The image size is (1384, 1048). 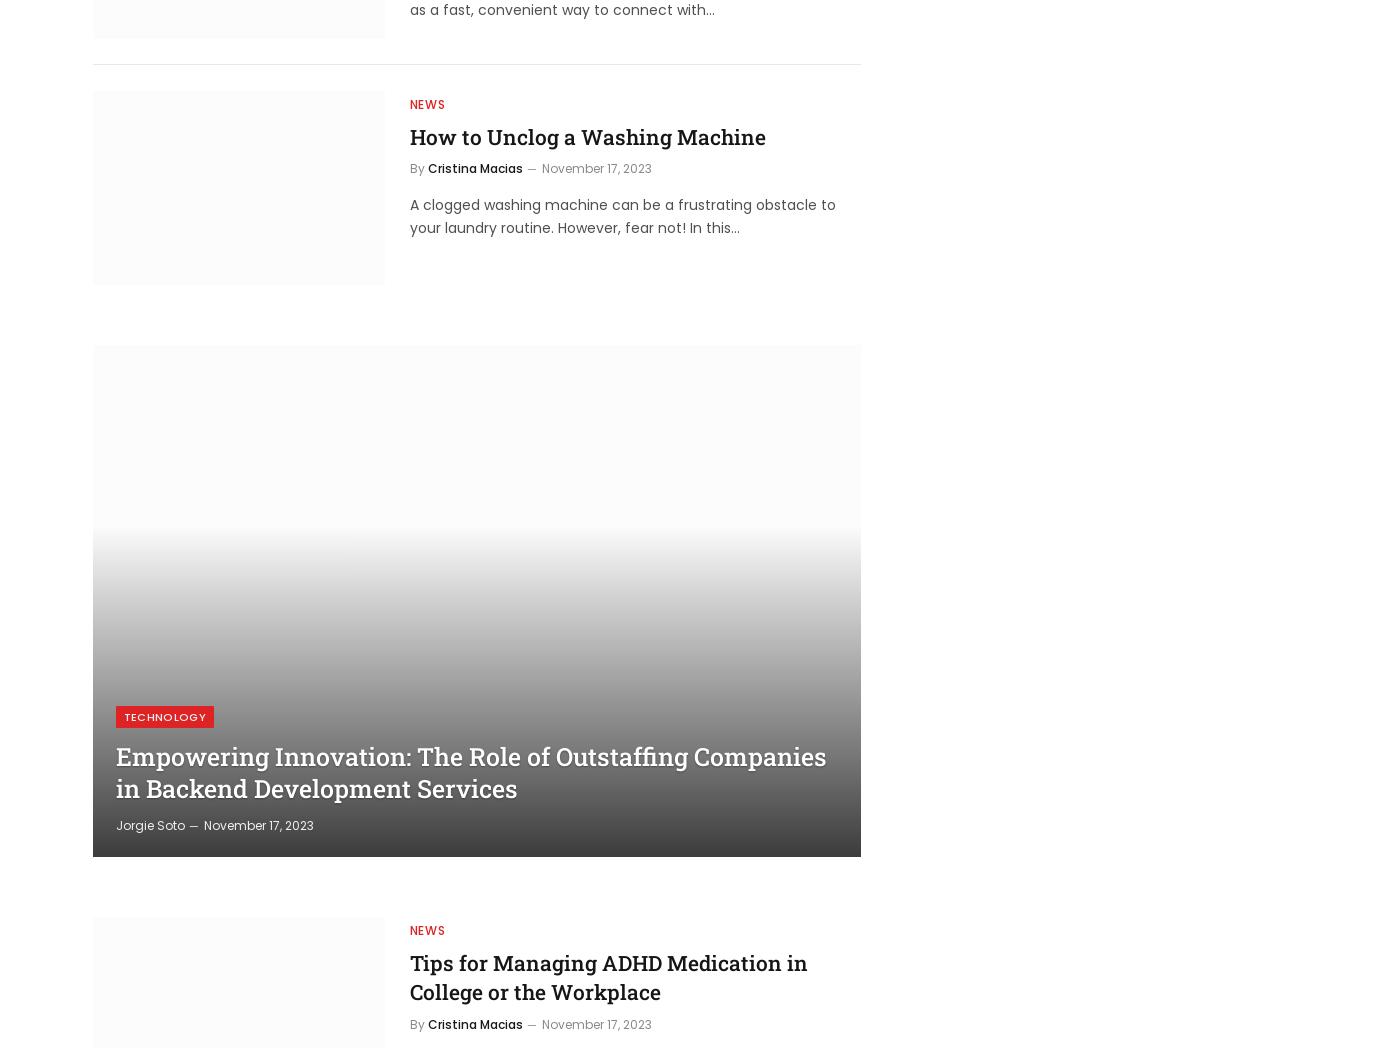 What do you see at coordinates (148, 823) in the screenshot?
I see `'Jorgie Soto'` at bounding box center [148, 823].